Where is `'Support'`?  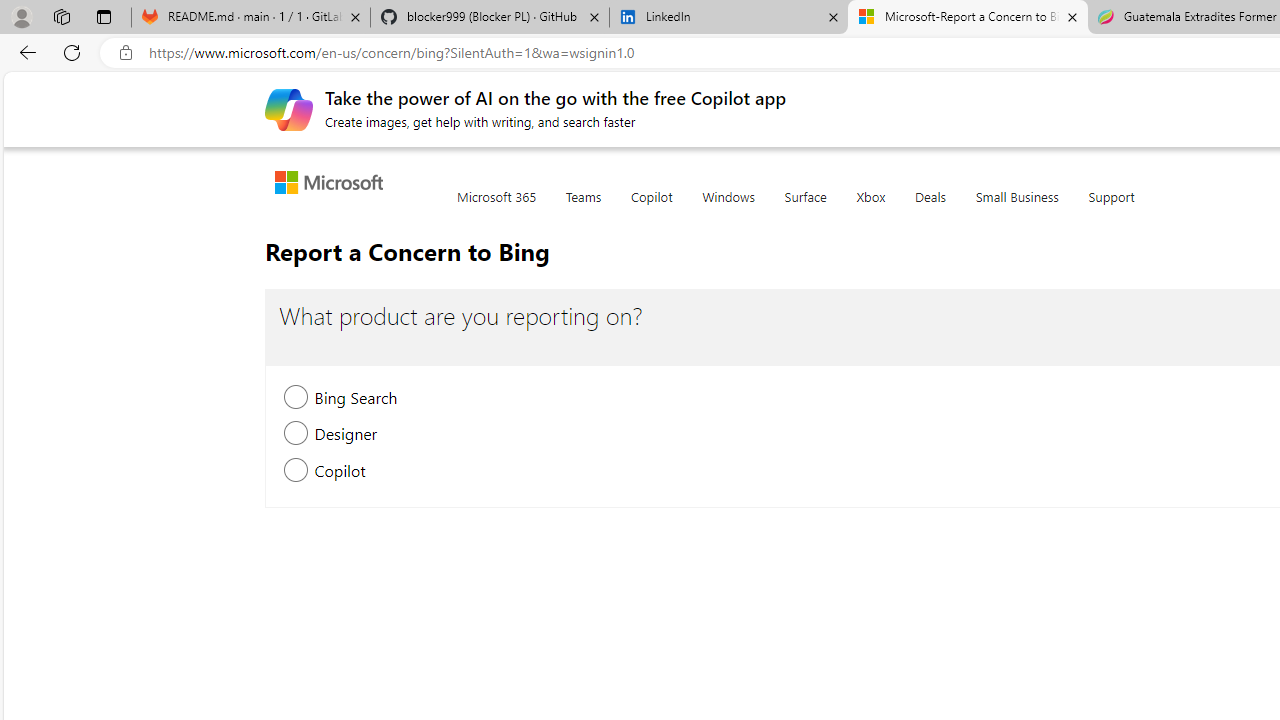 'Support' is located at coordinates (1110, 208).